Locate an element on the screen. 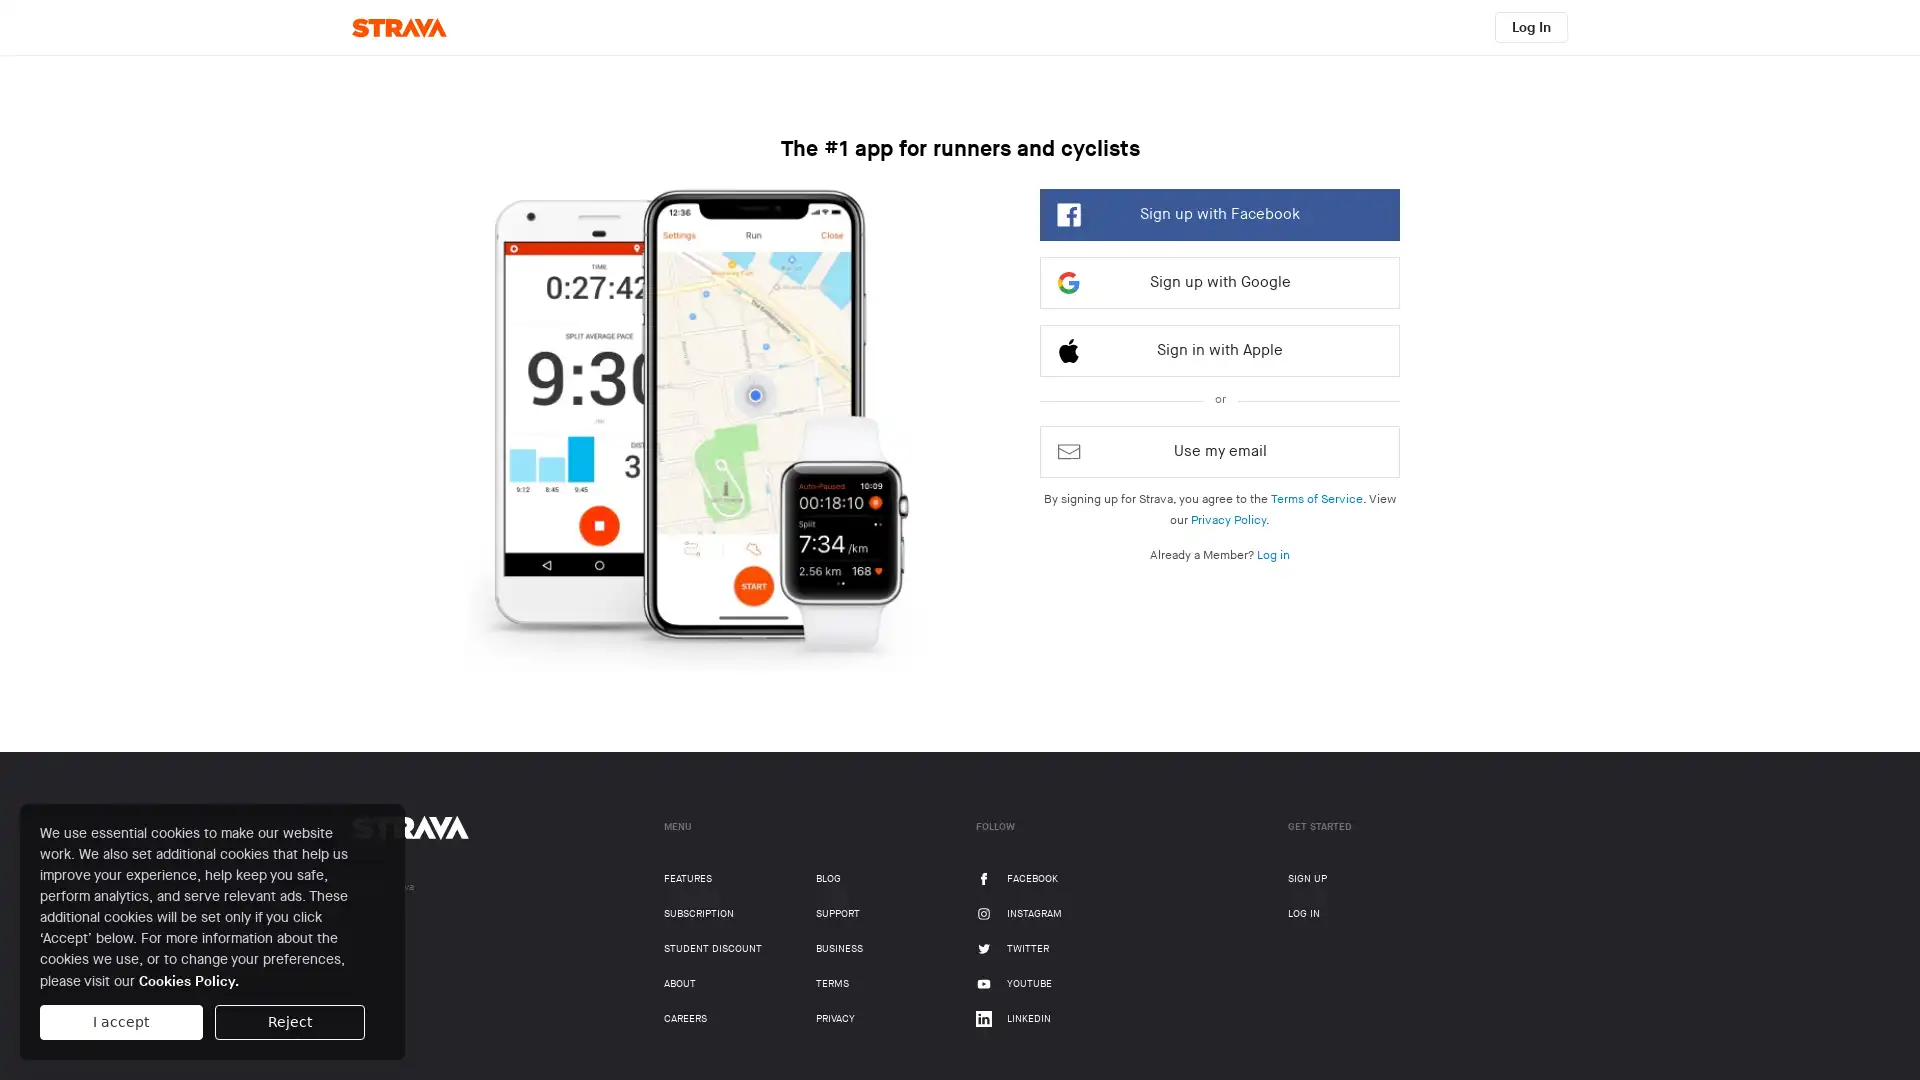  I accept is located at coordinates (119, 1022).